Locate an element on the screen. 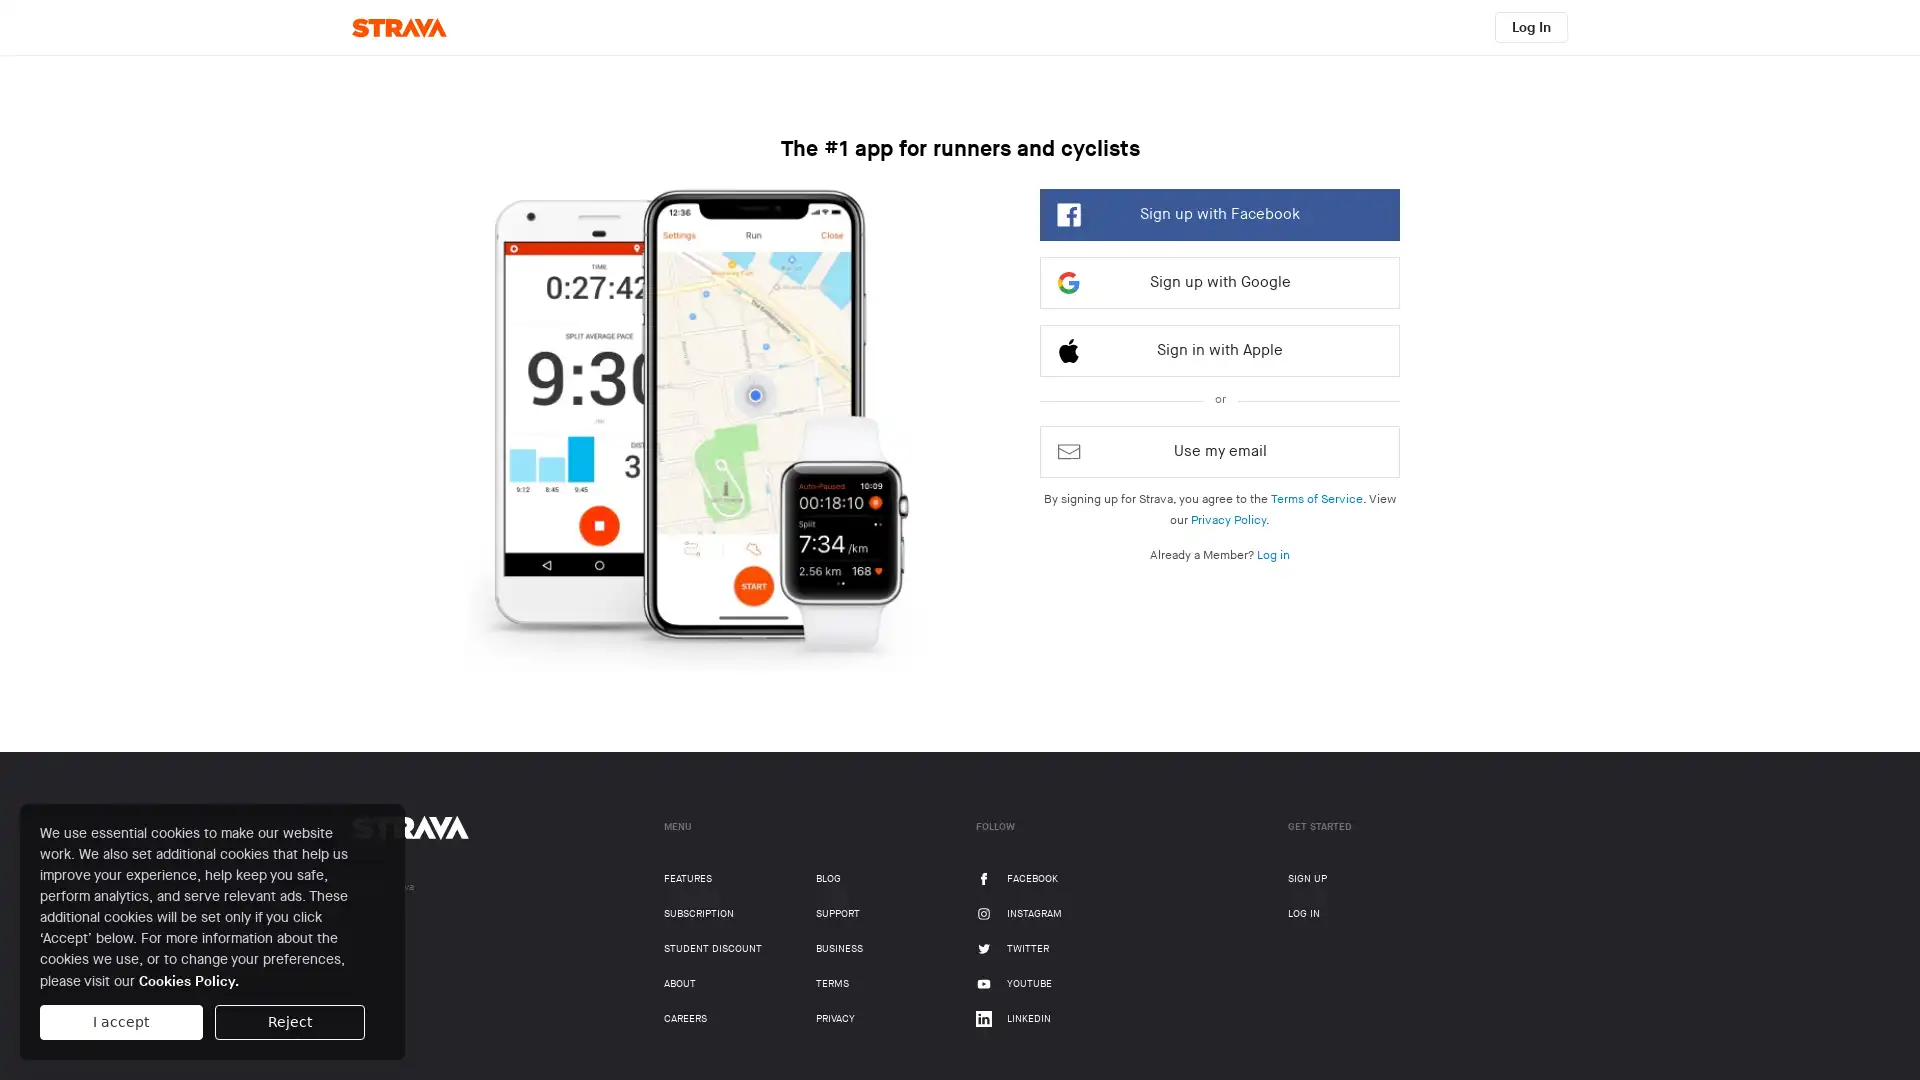  I accept is located at coordinates (119, 1022).